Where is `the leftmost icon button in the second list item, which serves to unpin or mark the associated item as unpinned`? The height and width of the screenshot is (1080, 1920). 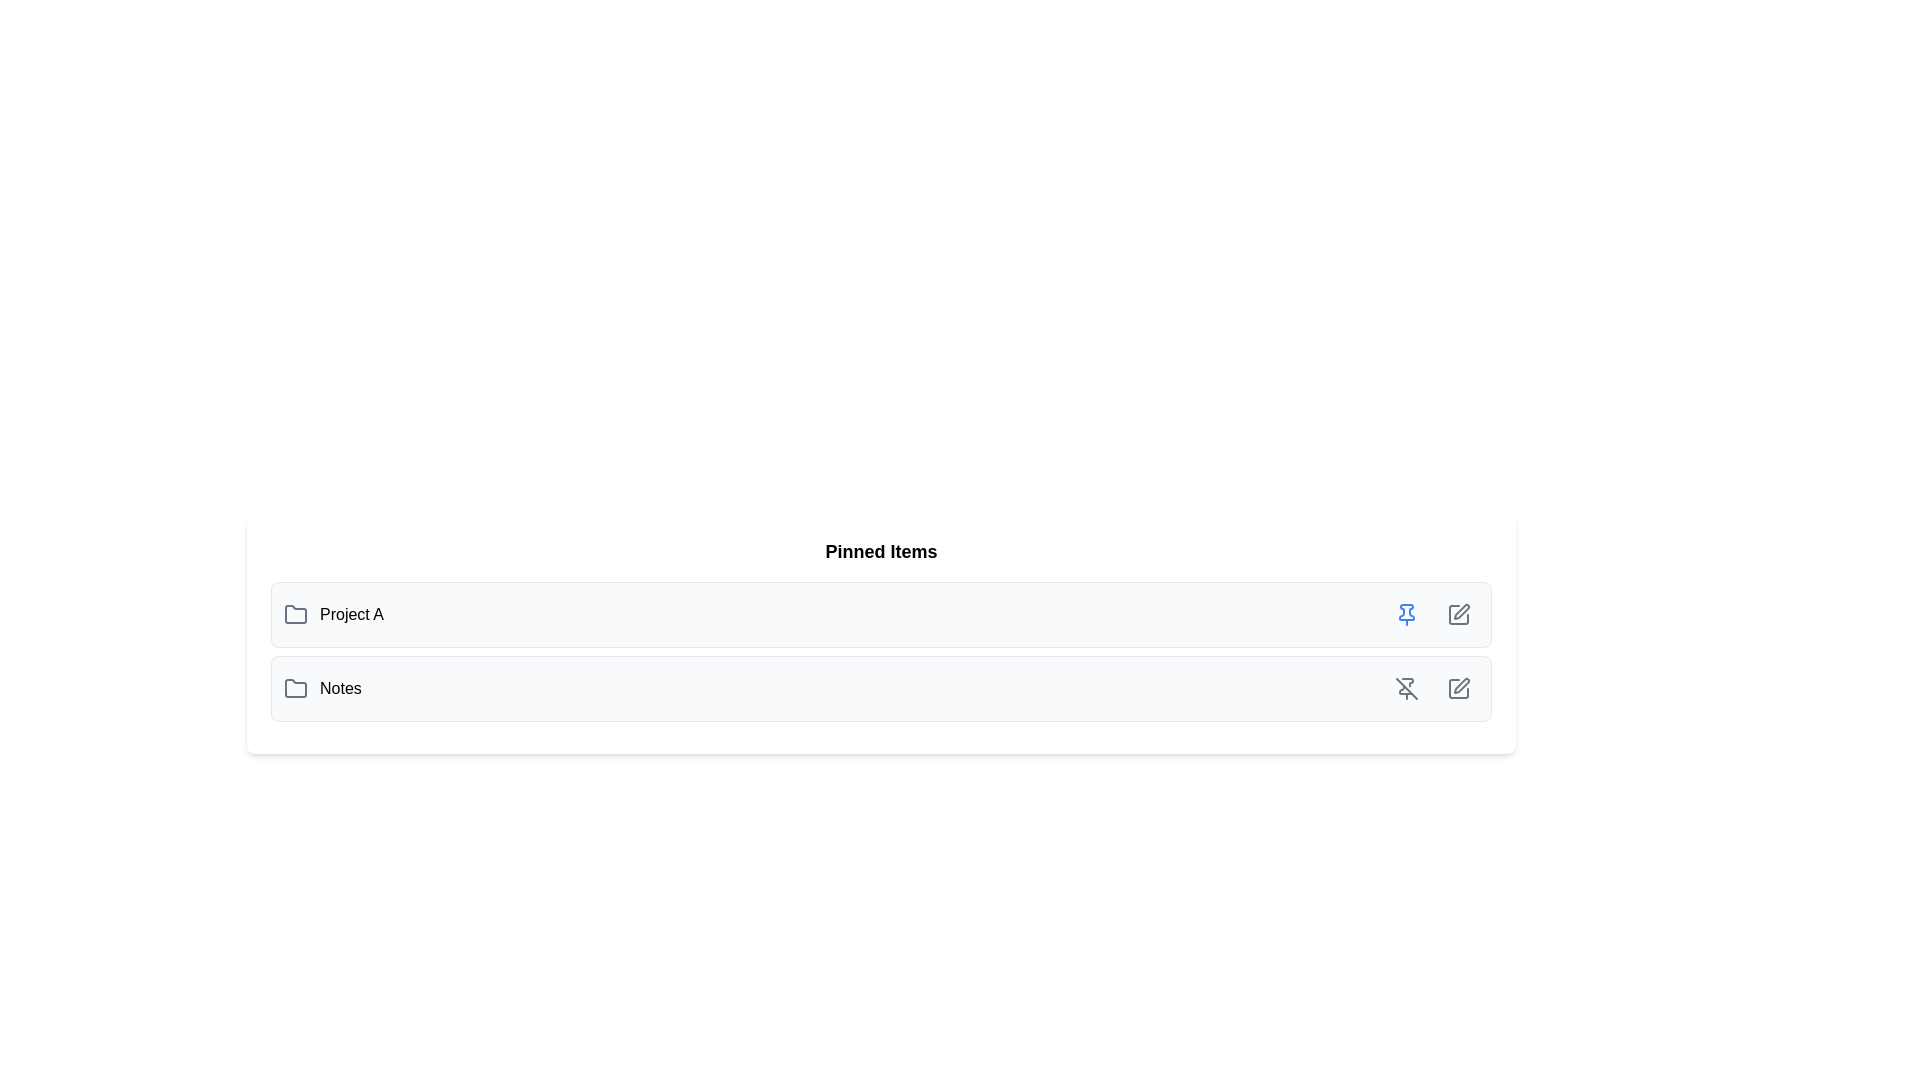
the leftmost icon button in the second list item, which serves to unpin or mark the associated item as unpinned is located at coordinates (1405, 688).